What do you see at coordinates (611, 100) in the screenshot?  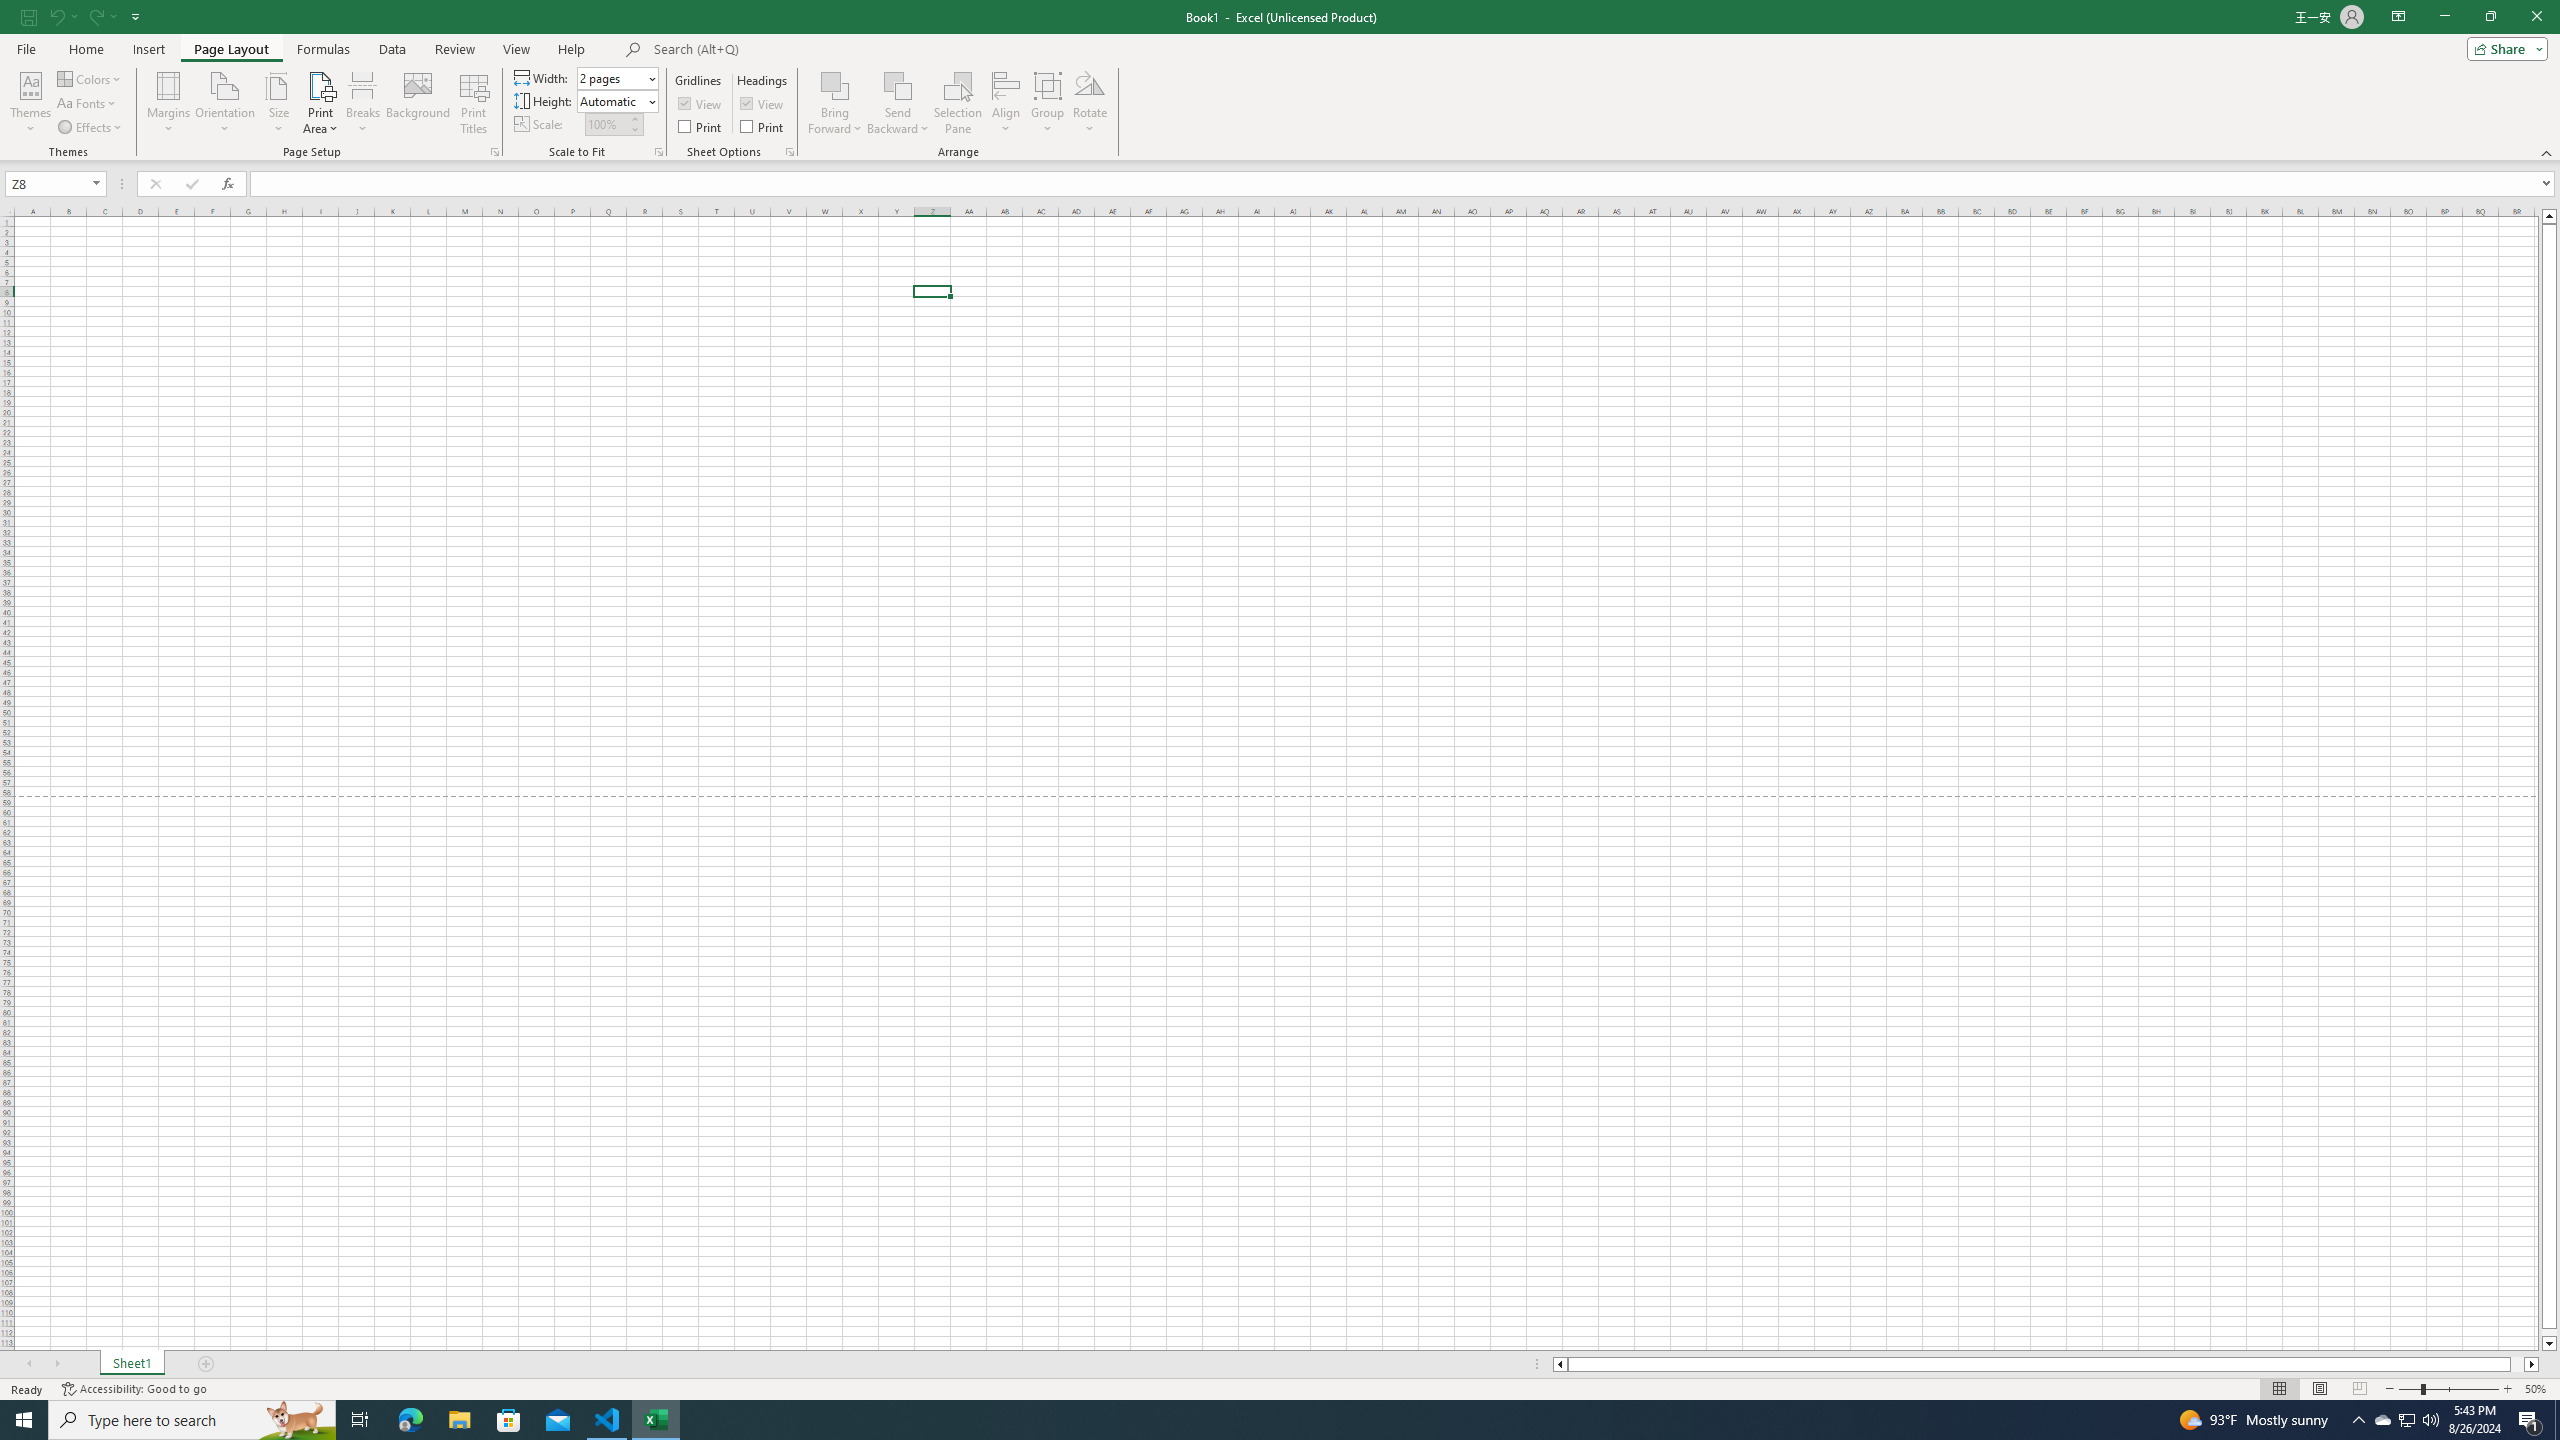 I see `'Height'` at bounding box center [611, 100].